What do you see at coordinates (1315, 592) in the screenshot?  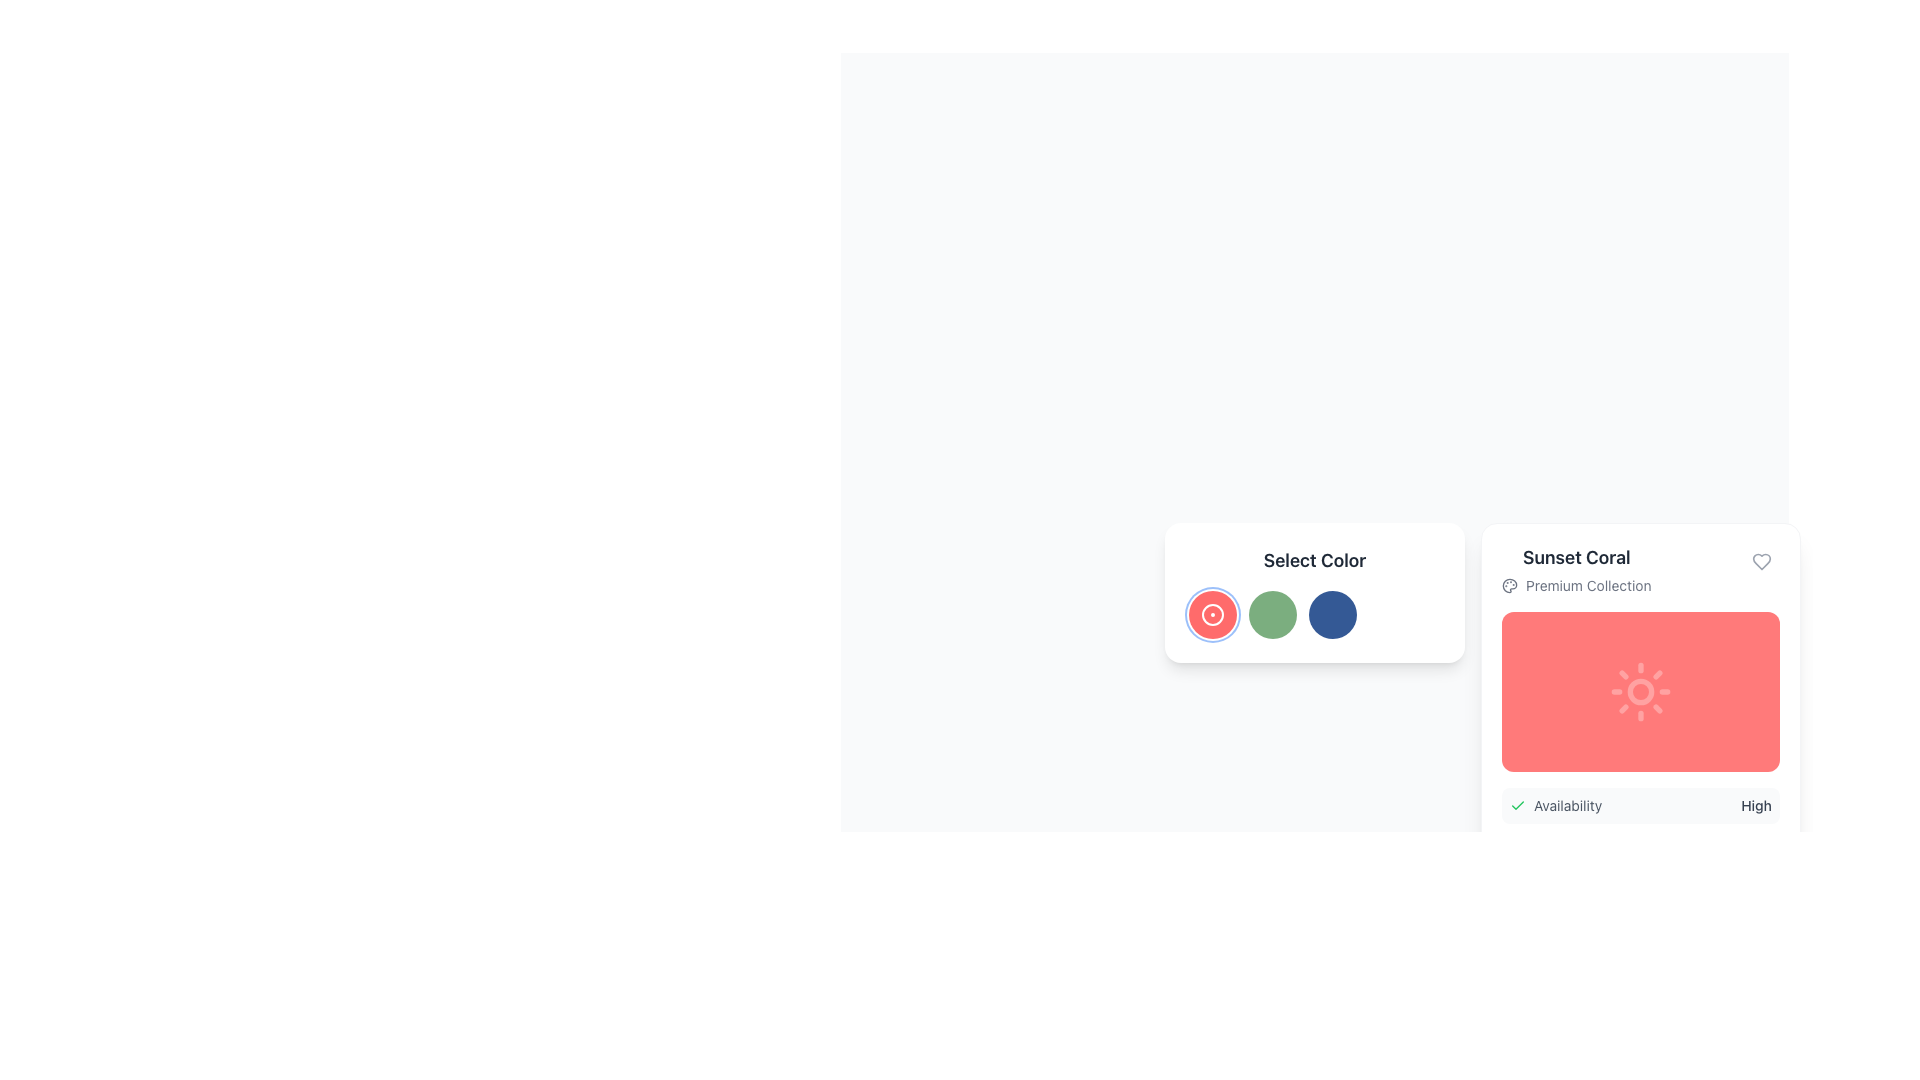 I see `the circular blue button under the label 'Select Color'` at bounding box center [1315, 592].